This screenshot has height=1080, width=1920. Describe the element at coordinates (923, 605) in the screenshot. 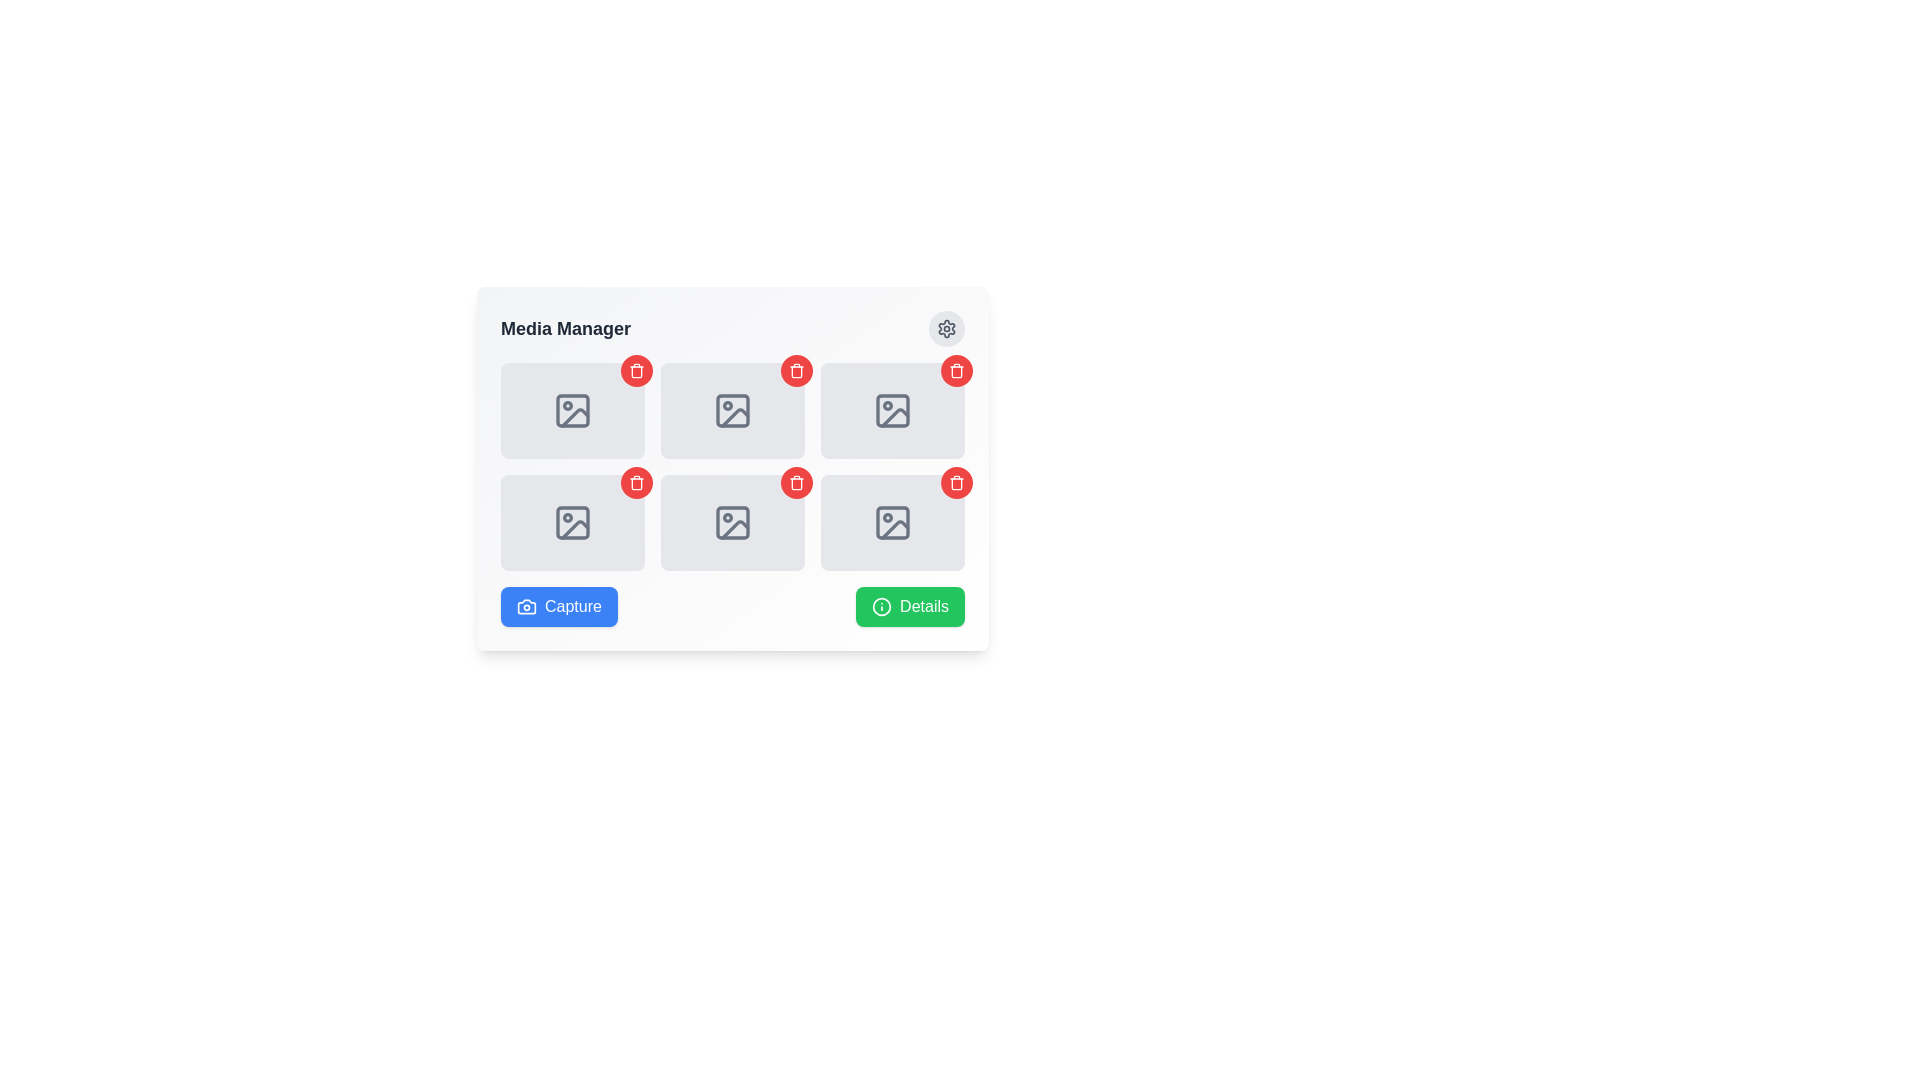

I see `the 'Details' text label within the green button located in the bottom-right corner of the 'Media Manager' section` at that location.